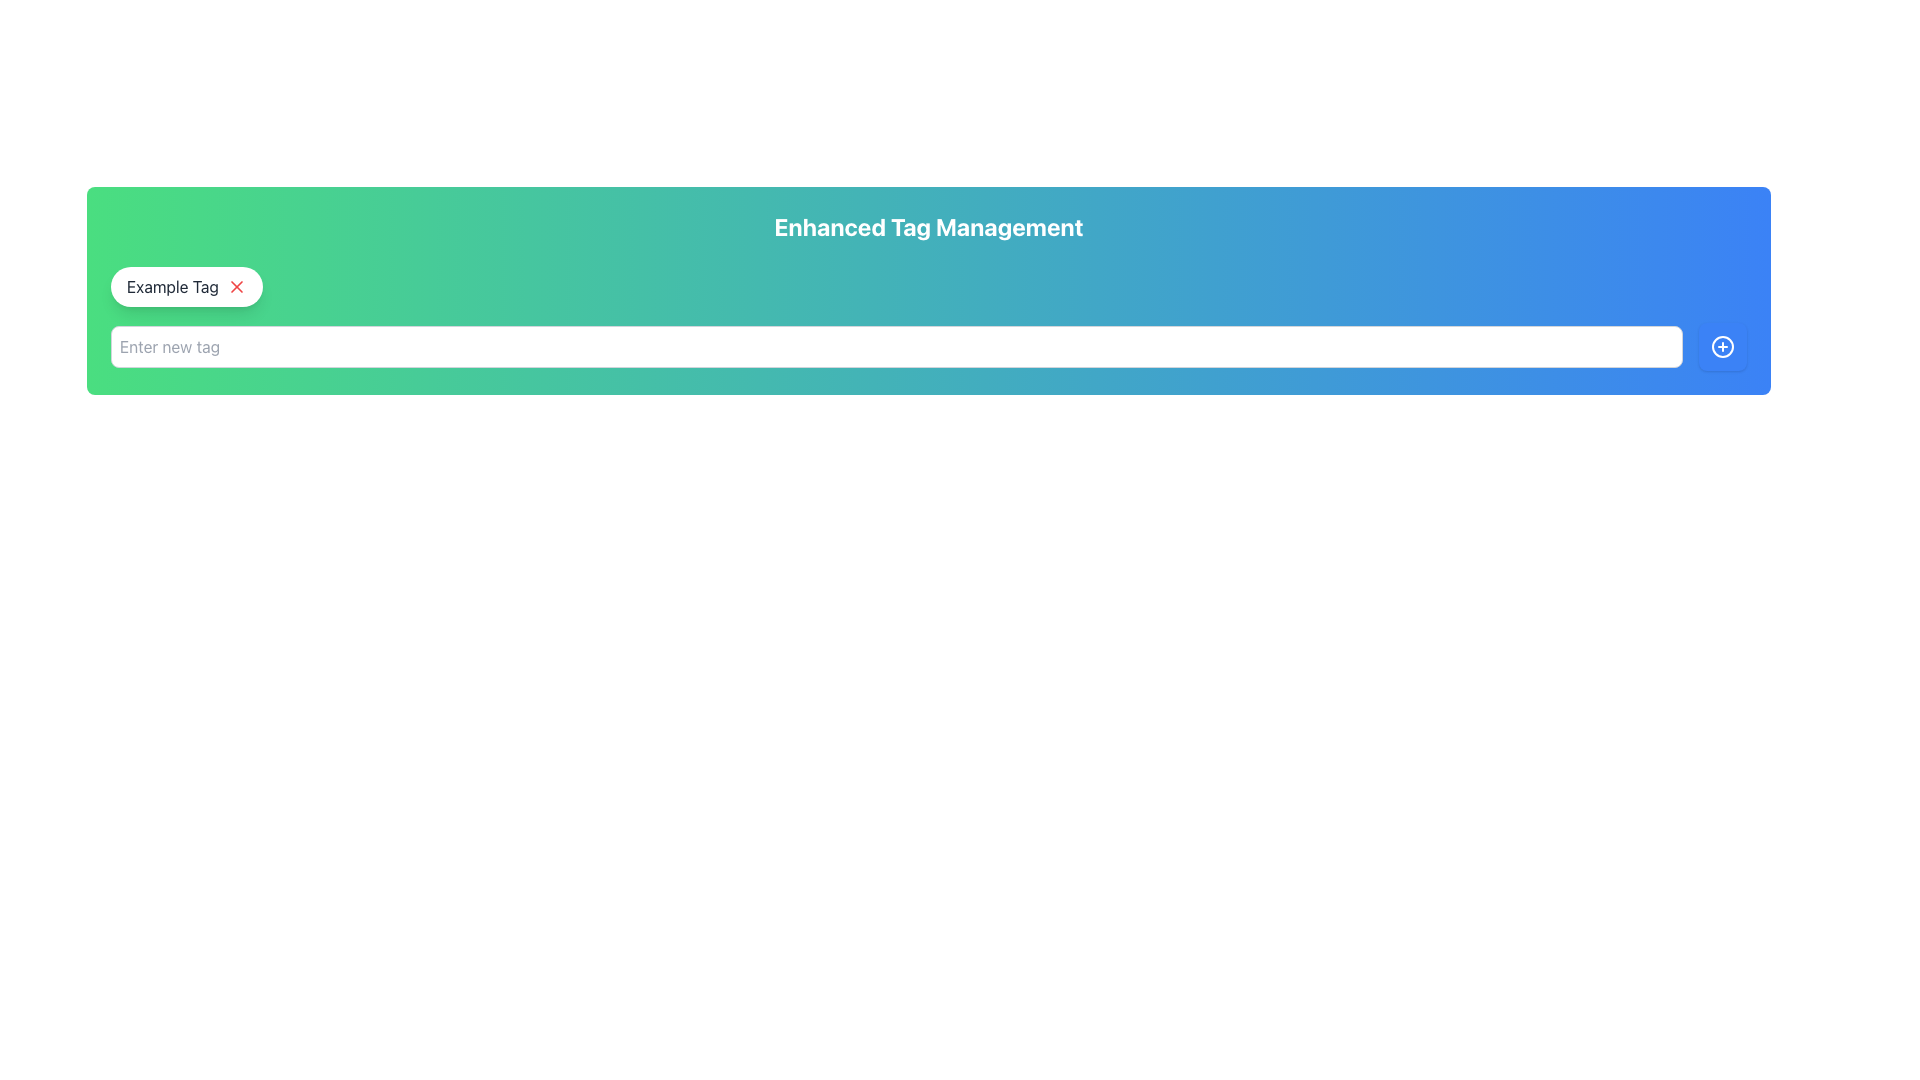  What do you see at coordinates (1722, 346) in the screenshot?
I see `the 'Add' icon button located at the farthest right section of the blue box` at bounding box center [1722, 346].